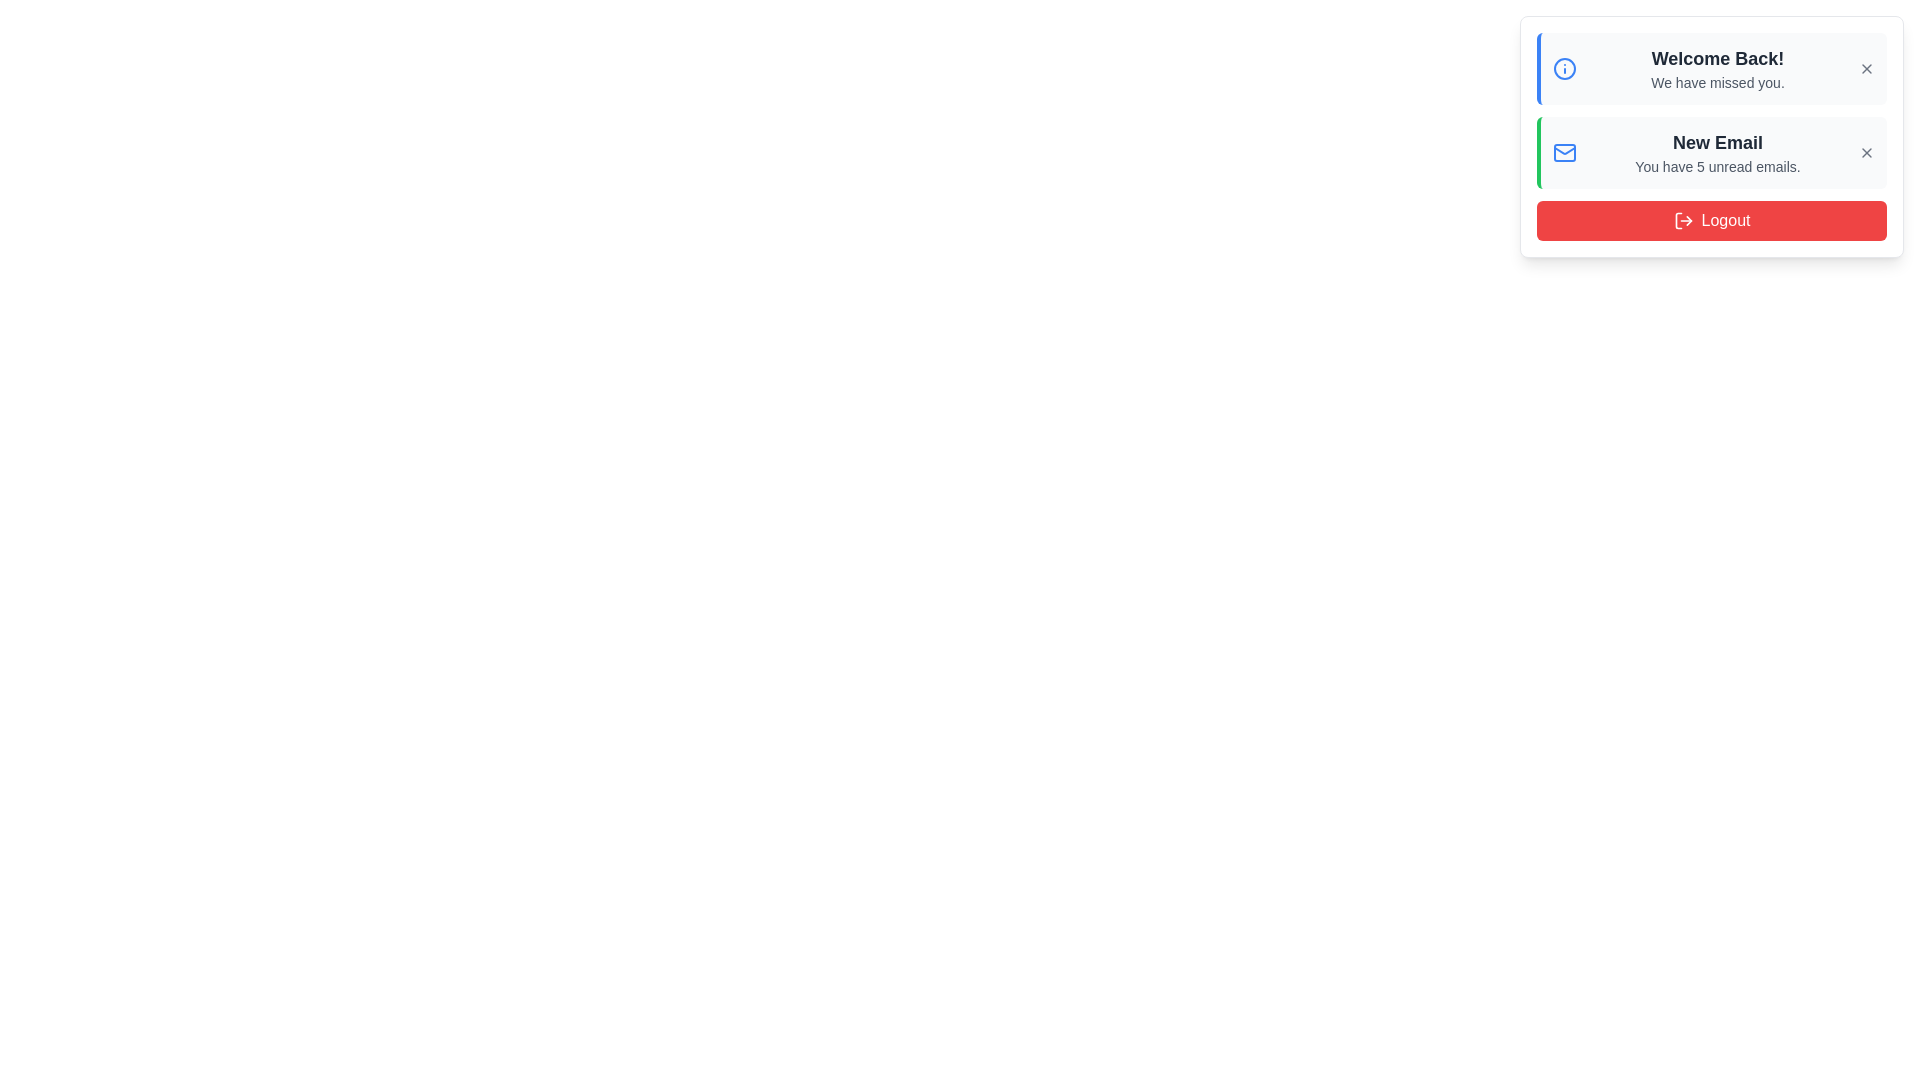 The image size is (1920, 1080). What do you see at coordinates (1717, 82) in the screenshot?
I see `the secondary text label below the main heading 'Welcome Back!' in the card layout, which serves as a welcoming message to re-engage the user` at bounding box center [1717, 82].